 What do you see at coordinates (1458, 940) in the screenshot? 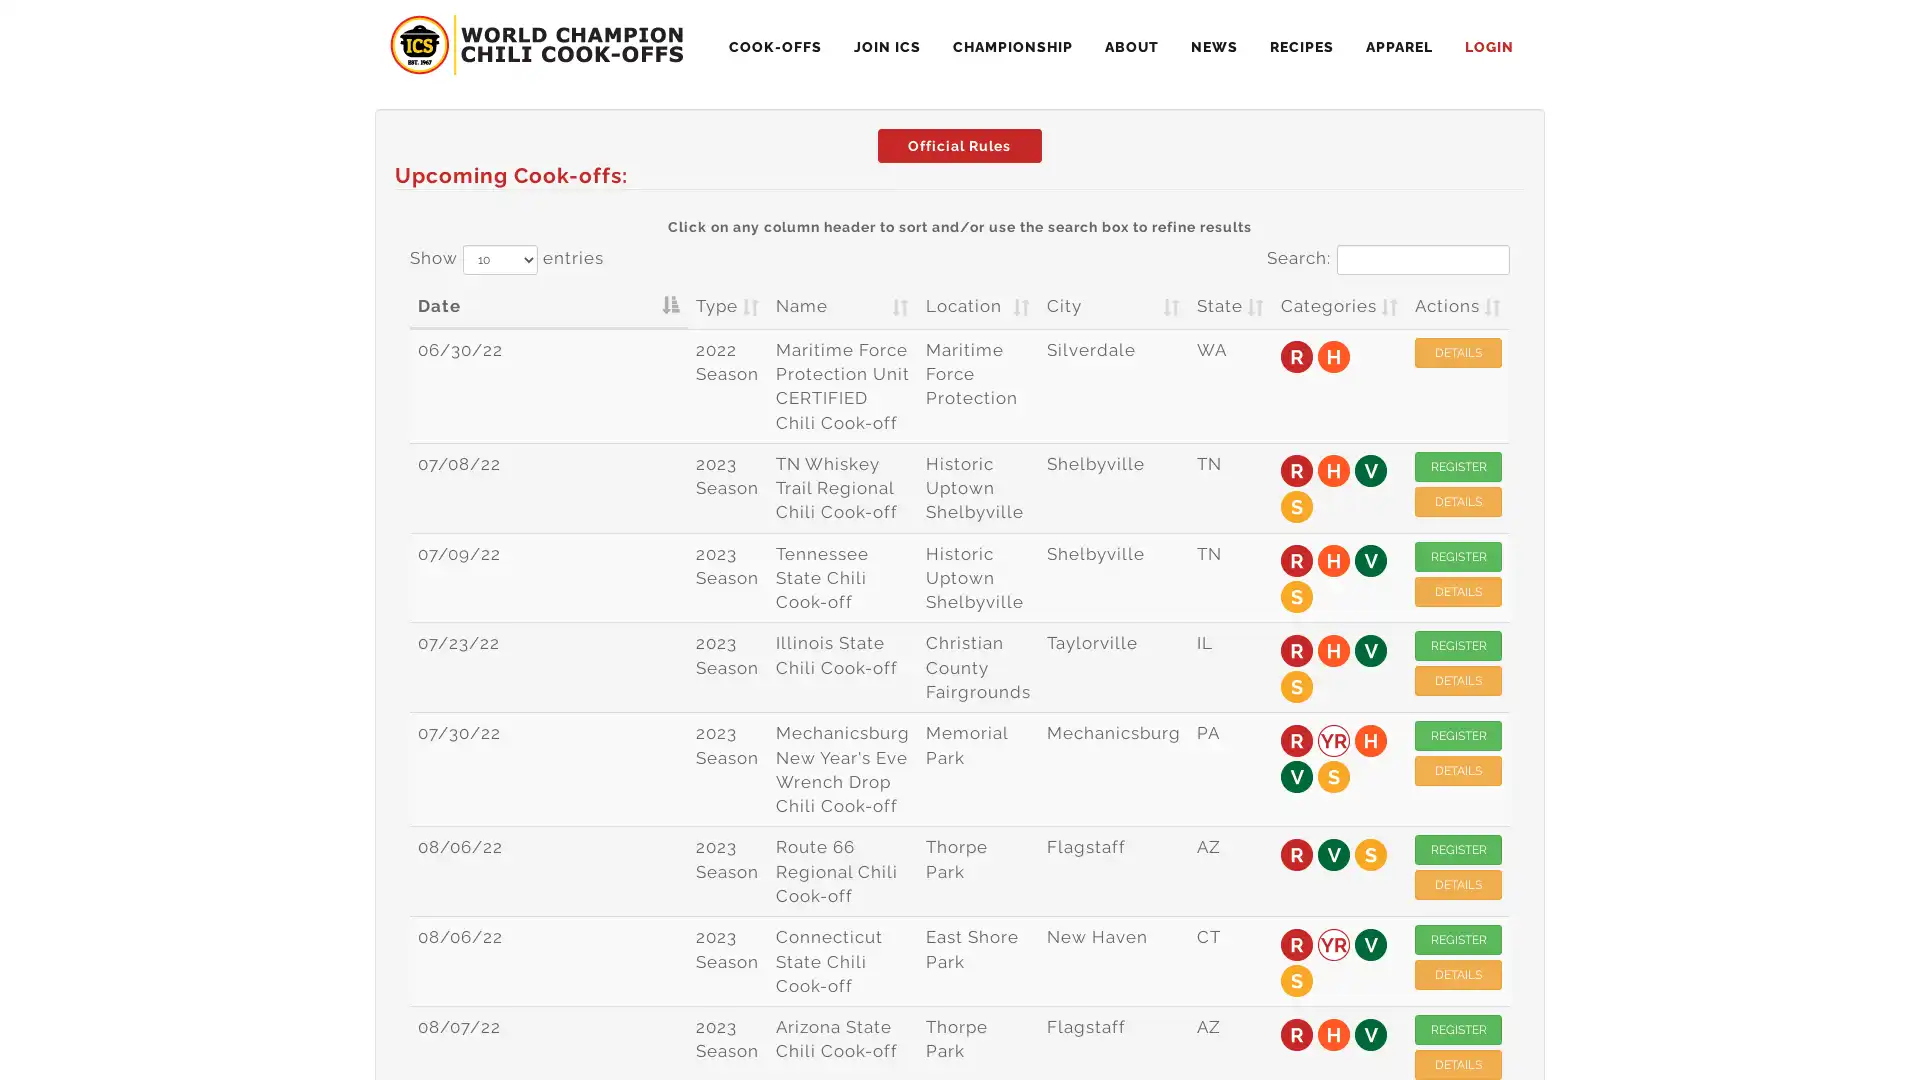
I see `REGISTER` at bounding box center [1458, 940].